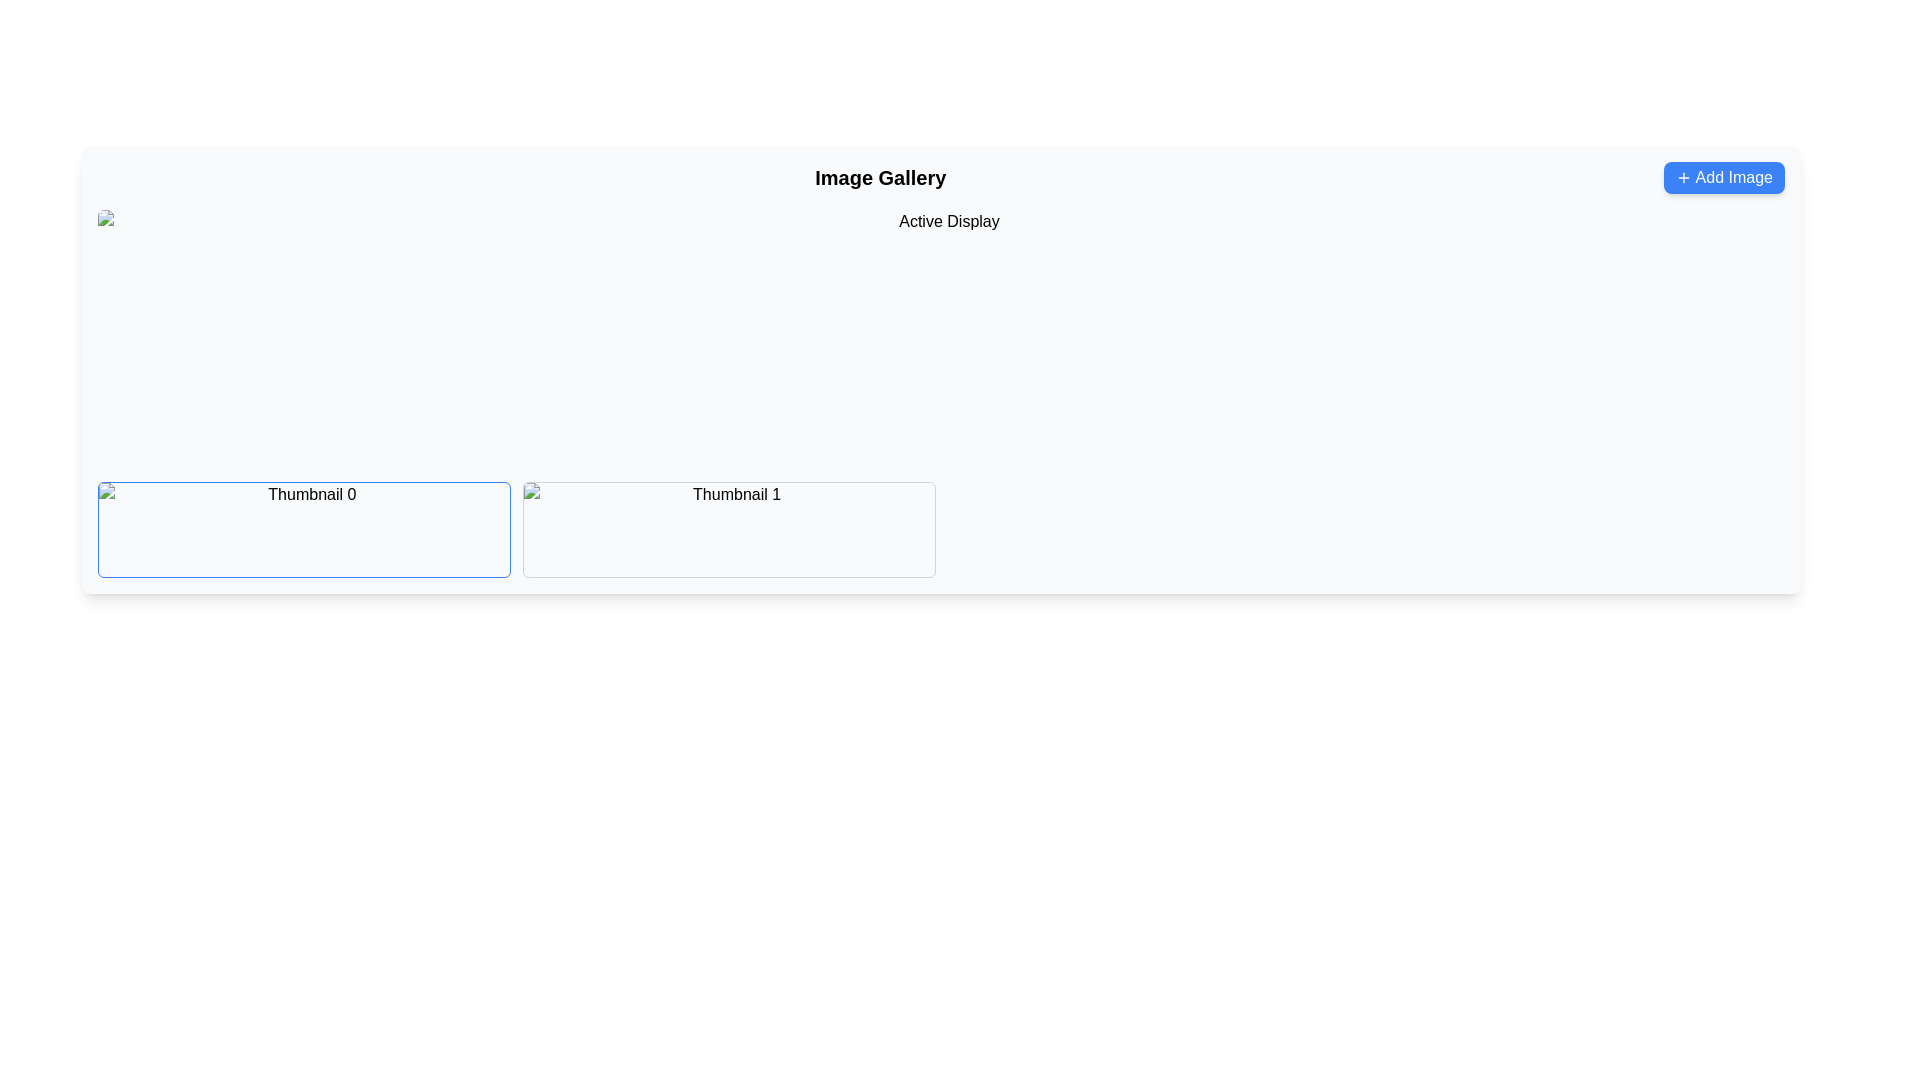 This screenshot has width=1920, height=1080. Describe the element at coordinates (1722, 176) in the screenshot. I see `the button located at the upper right corner of the 'Image Gallery' section` at that location.